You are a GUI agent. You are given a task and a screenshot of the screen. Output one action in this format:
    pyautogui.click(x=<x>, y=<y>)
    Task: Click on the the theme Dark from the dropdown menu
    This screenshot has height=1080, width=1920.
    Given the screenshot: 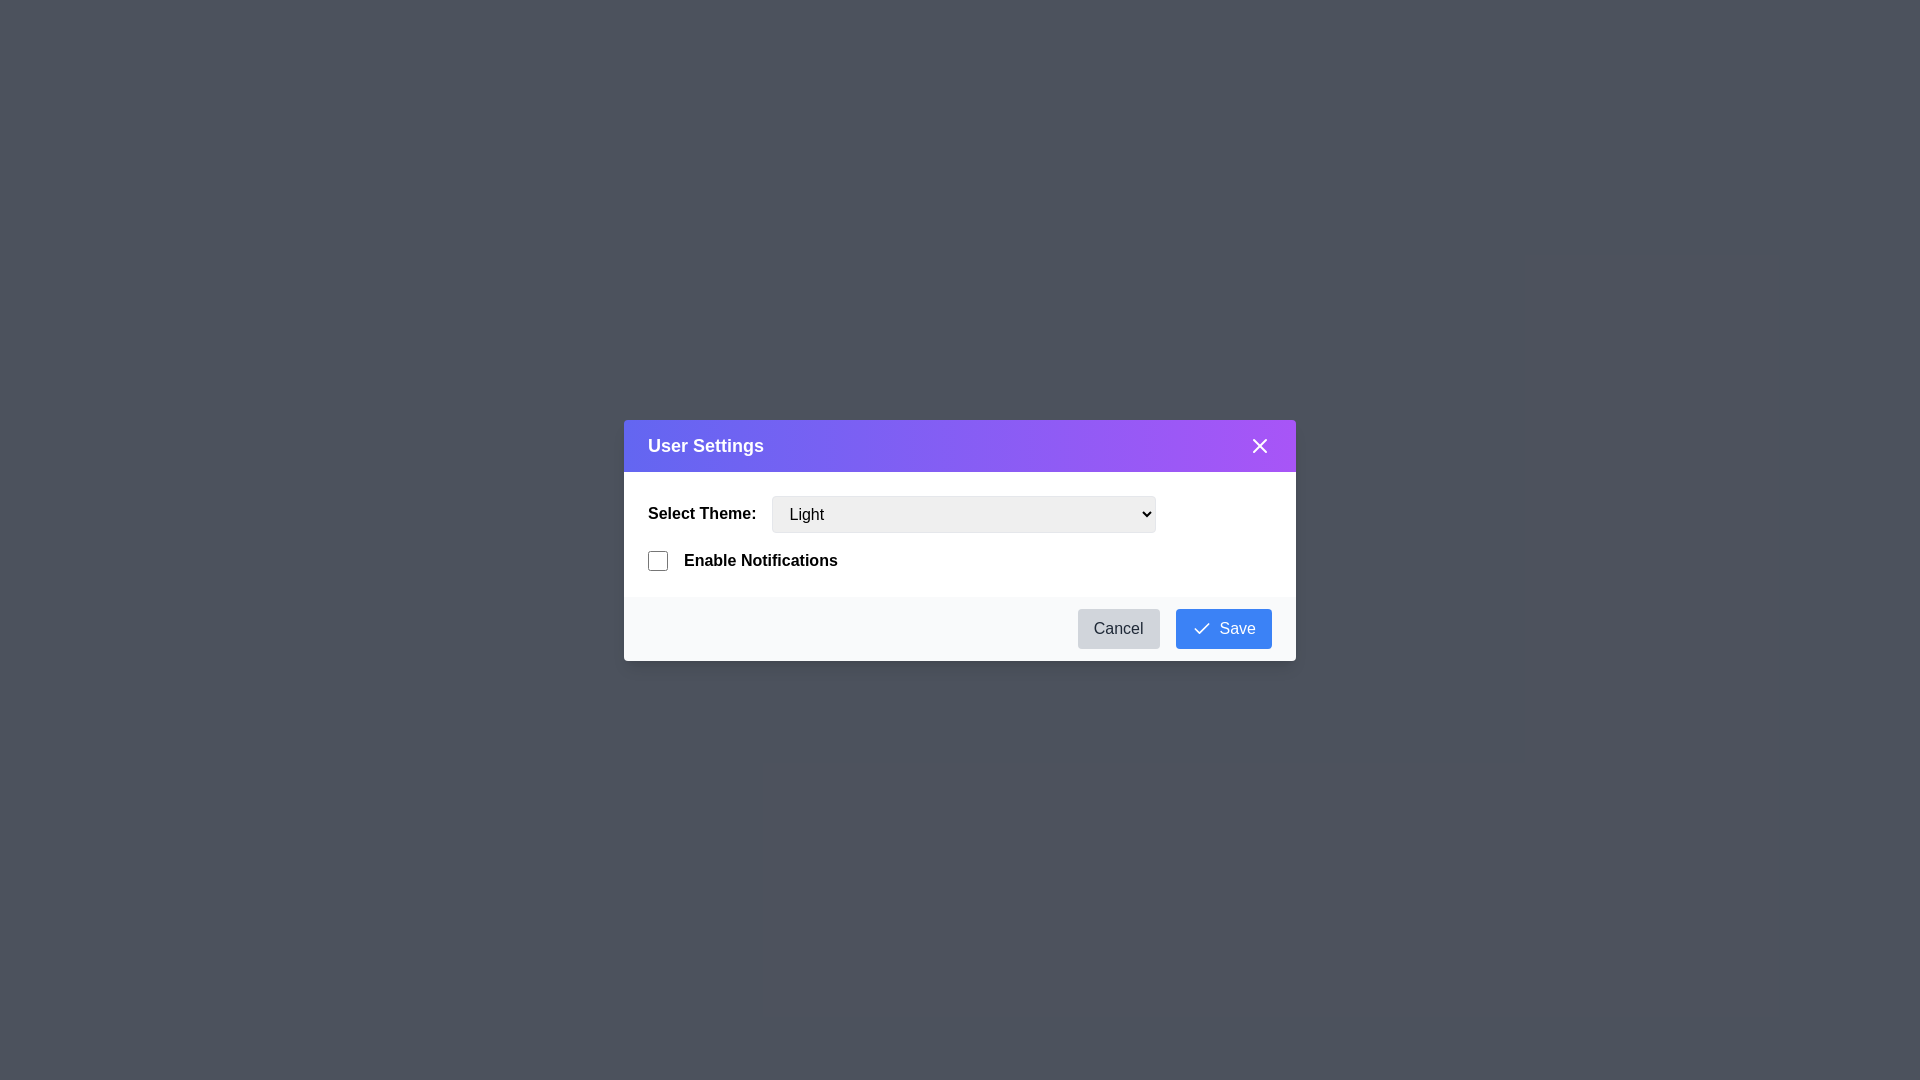 What is the action you would take?
    pyautogui.click(x=964, y=512)
    